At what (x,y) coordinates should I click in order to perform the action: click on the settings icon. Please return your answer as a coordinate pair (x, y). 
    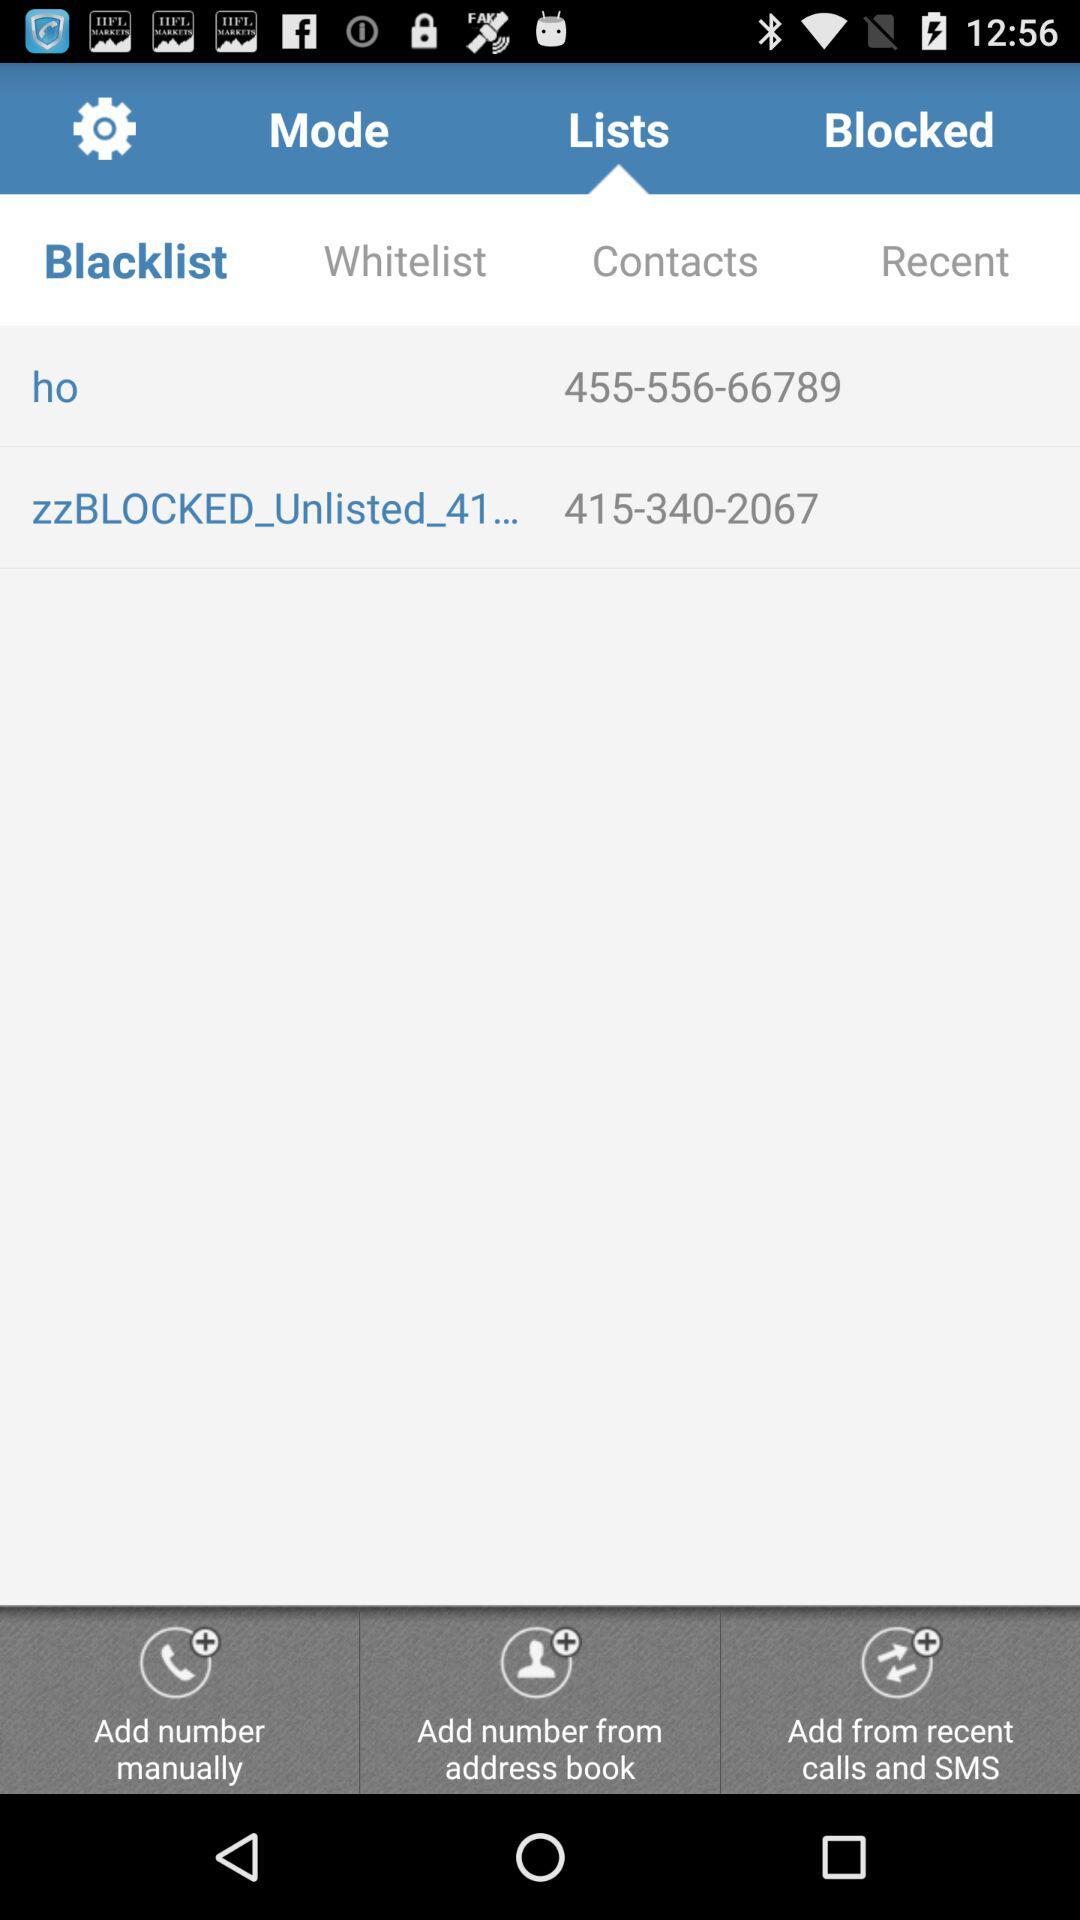
    Looking at the image, I should click on (104, 136).